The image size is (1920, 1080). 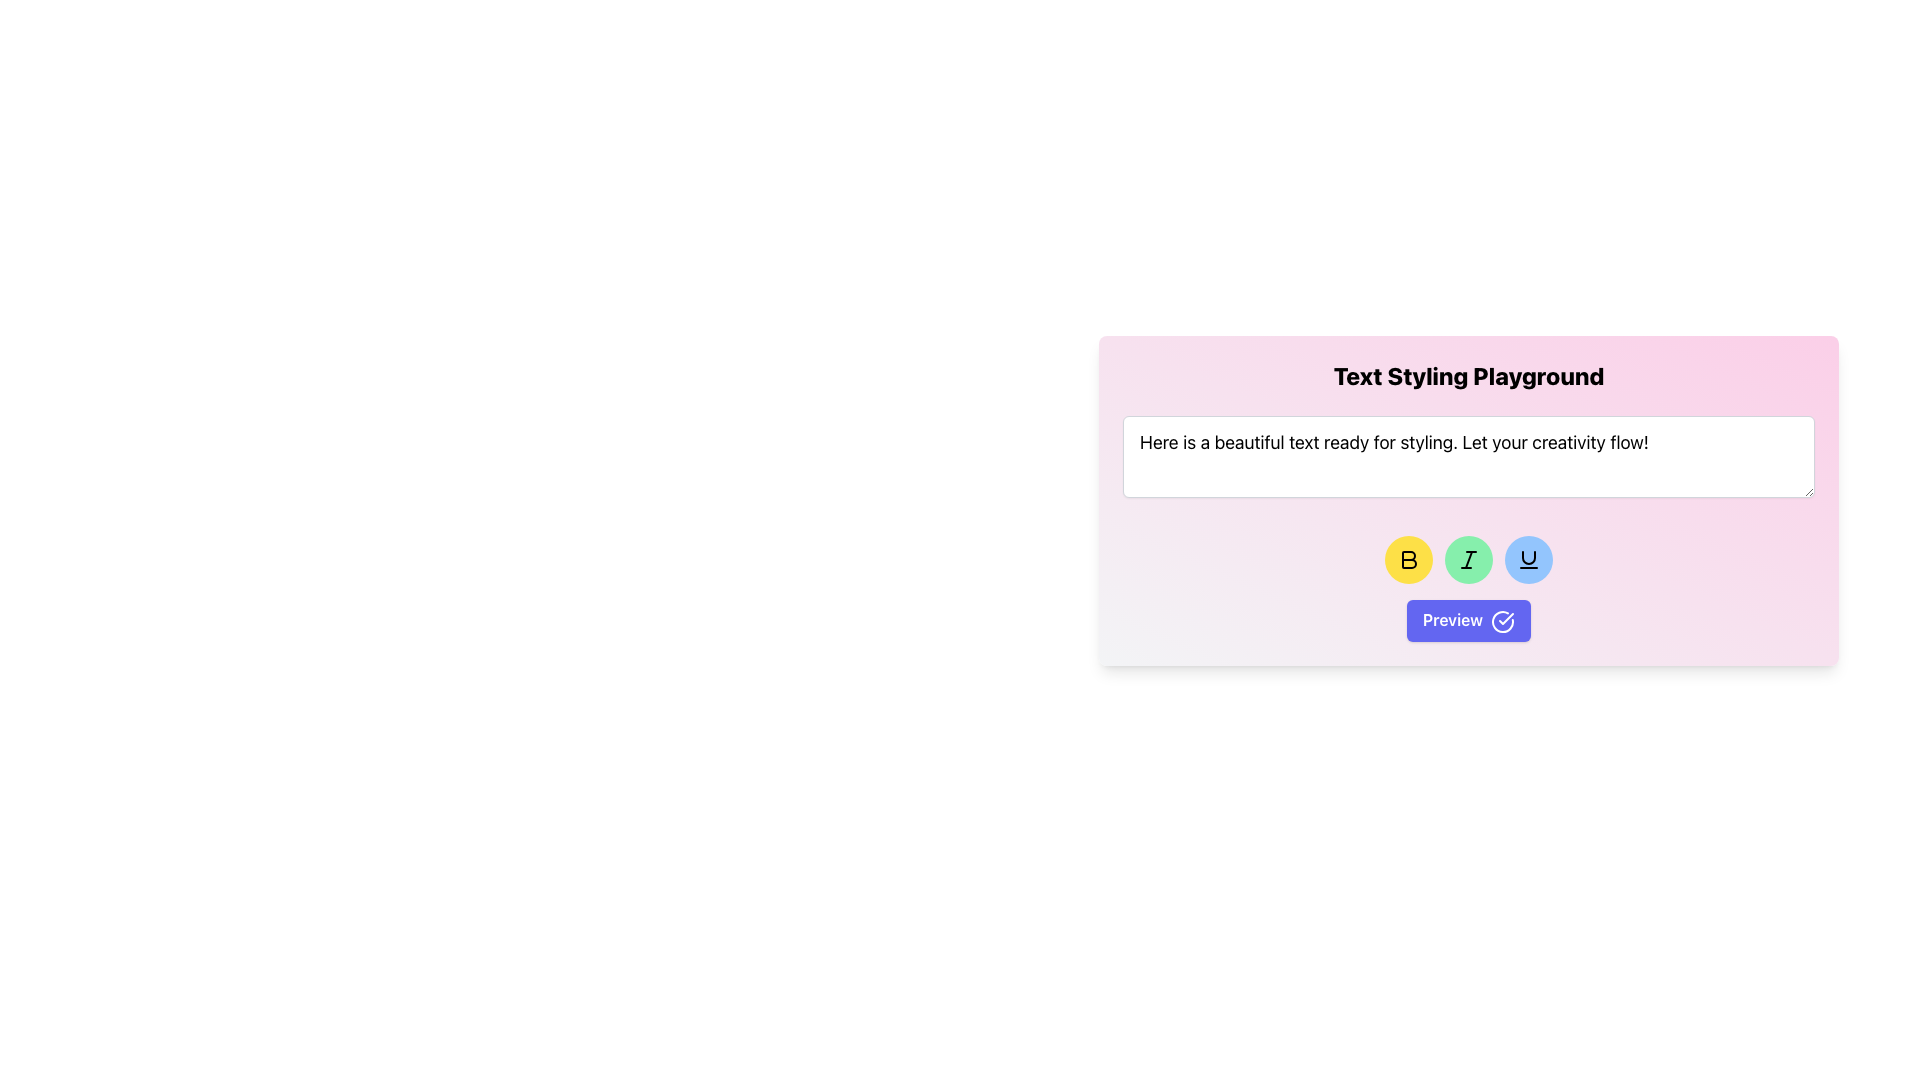 What do you see at coordinates (1528, 559) in the screenshot?
I see `the 'Underline' icon button located in the toolbar under the text area input field of the 'Text Styling Playground' interface` at bounding box center [1528, 559].